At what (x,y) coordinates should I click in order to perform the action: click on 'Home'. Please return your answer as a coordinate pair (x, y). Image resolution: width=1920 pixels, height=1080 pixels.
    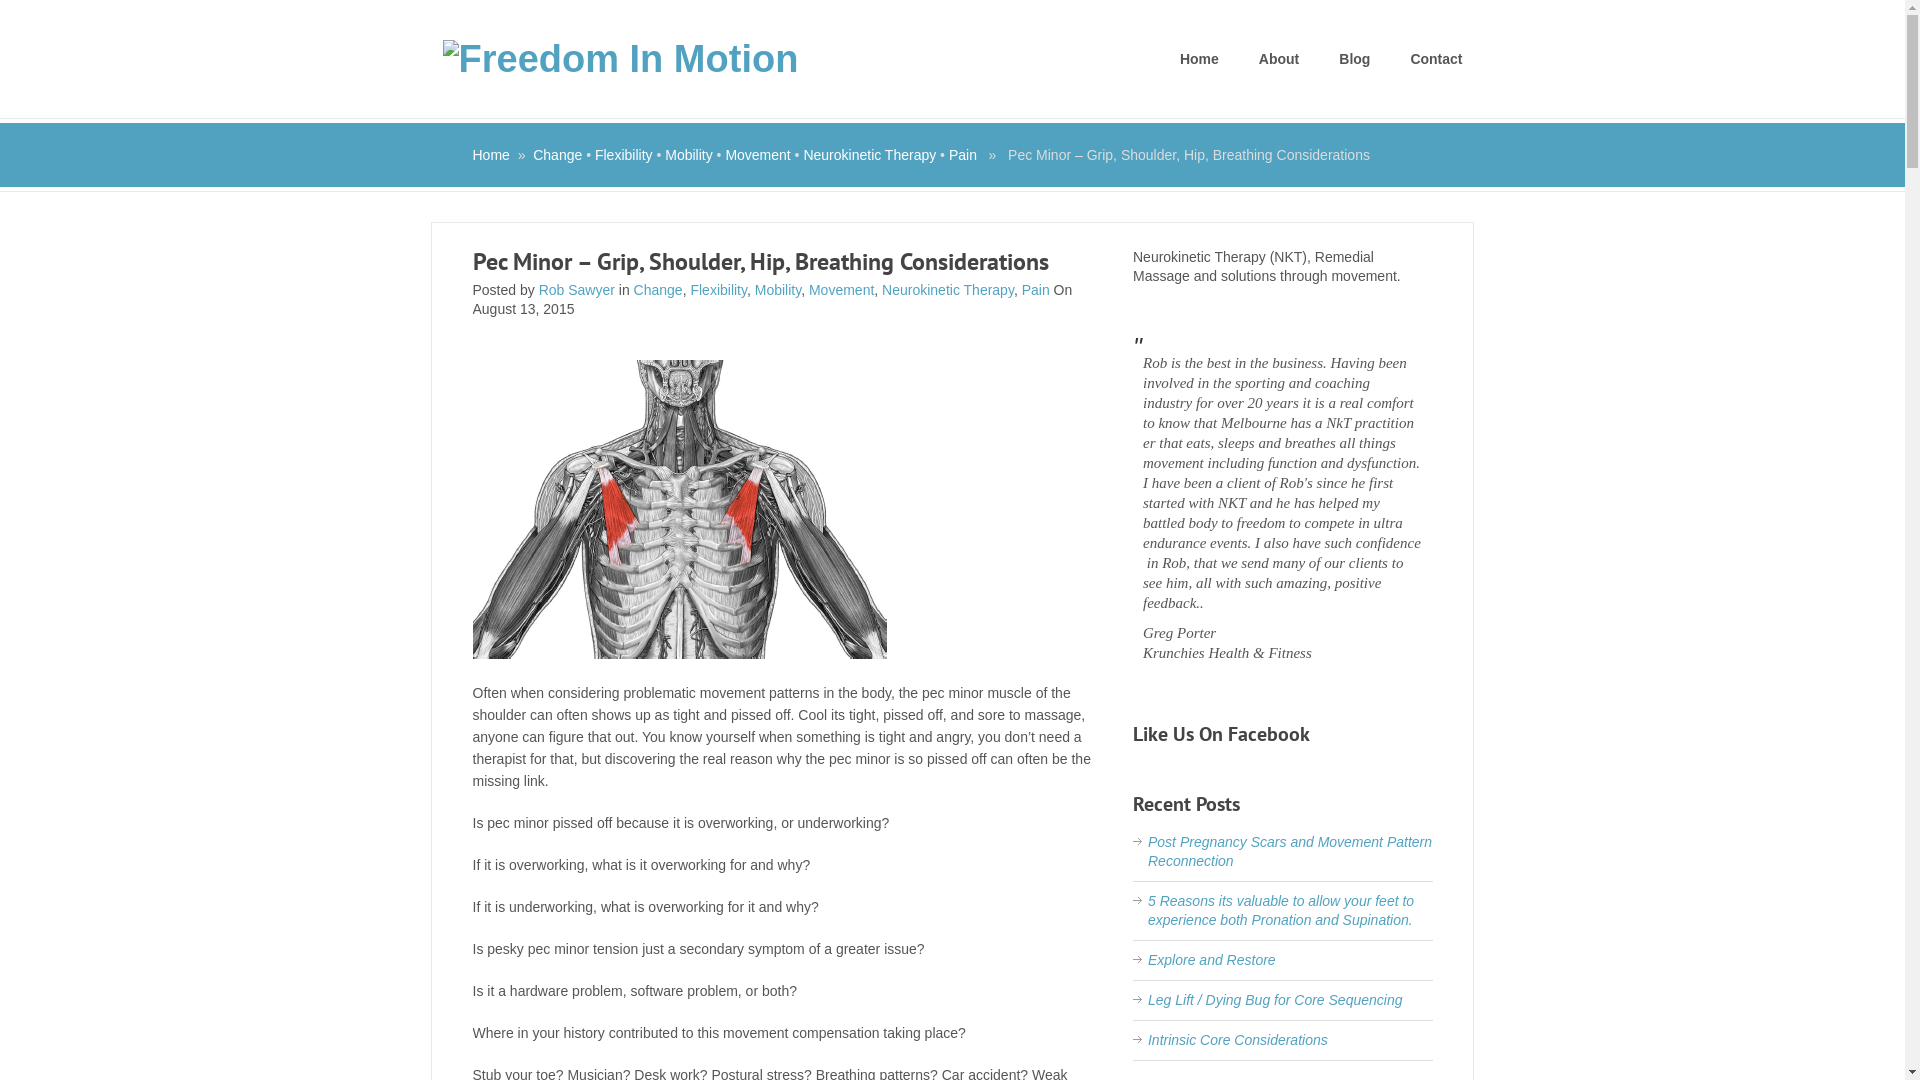
    Looking at the image, I should click on (490, 153).